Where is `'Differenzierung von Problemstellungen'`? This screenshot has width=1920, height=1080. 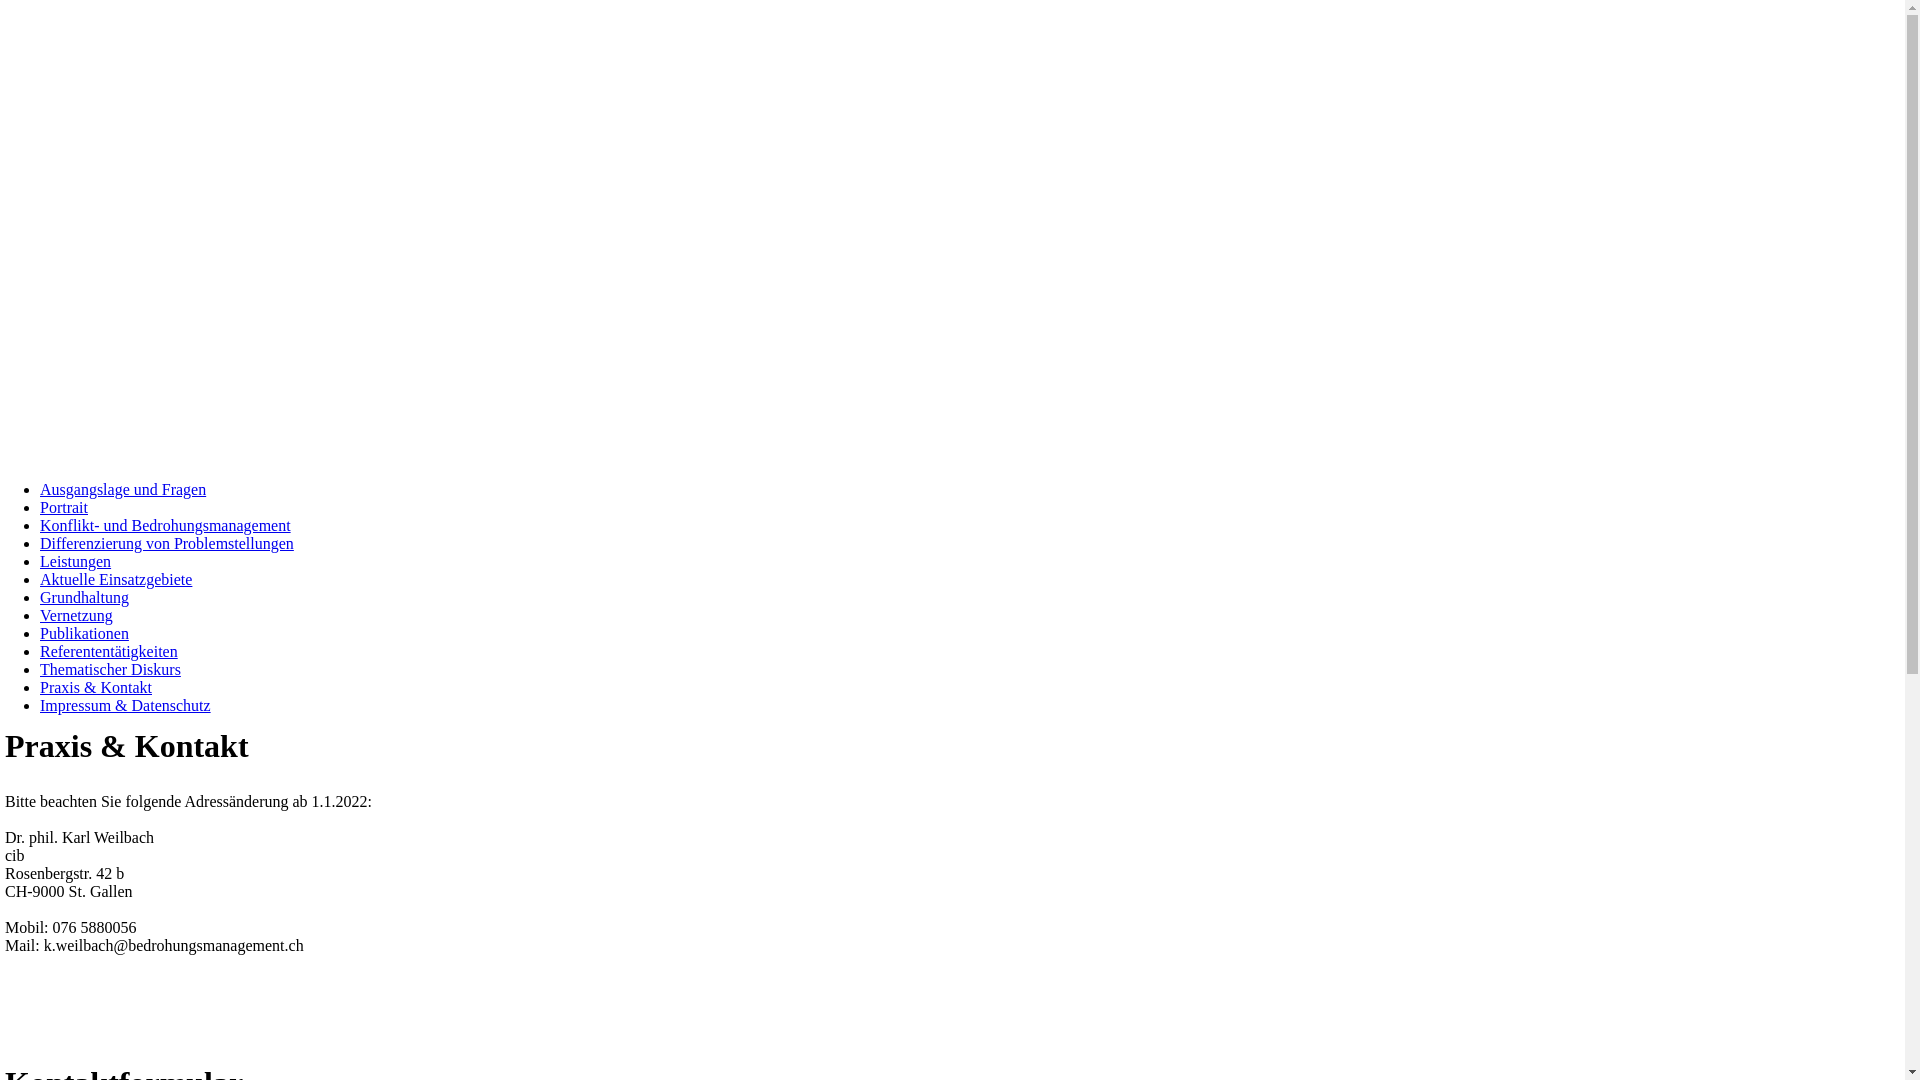
'Differenzierung von Problemstellungen' is located at coordinates (39, 543).